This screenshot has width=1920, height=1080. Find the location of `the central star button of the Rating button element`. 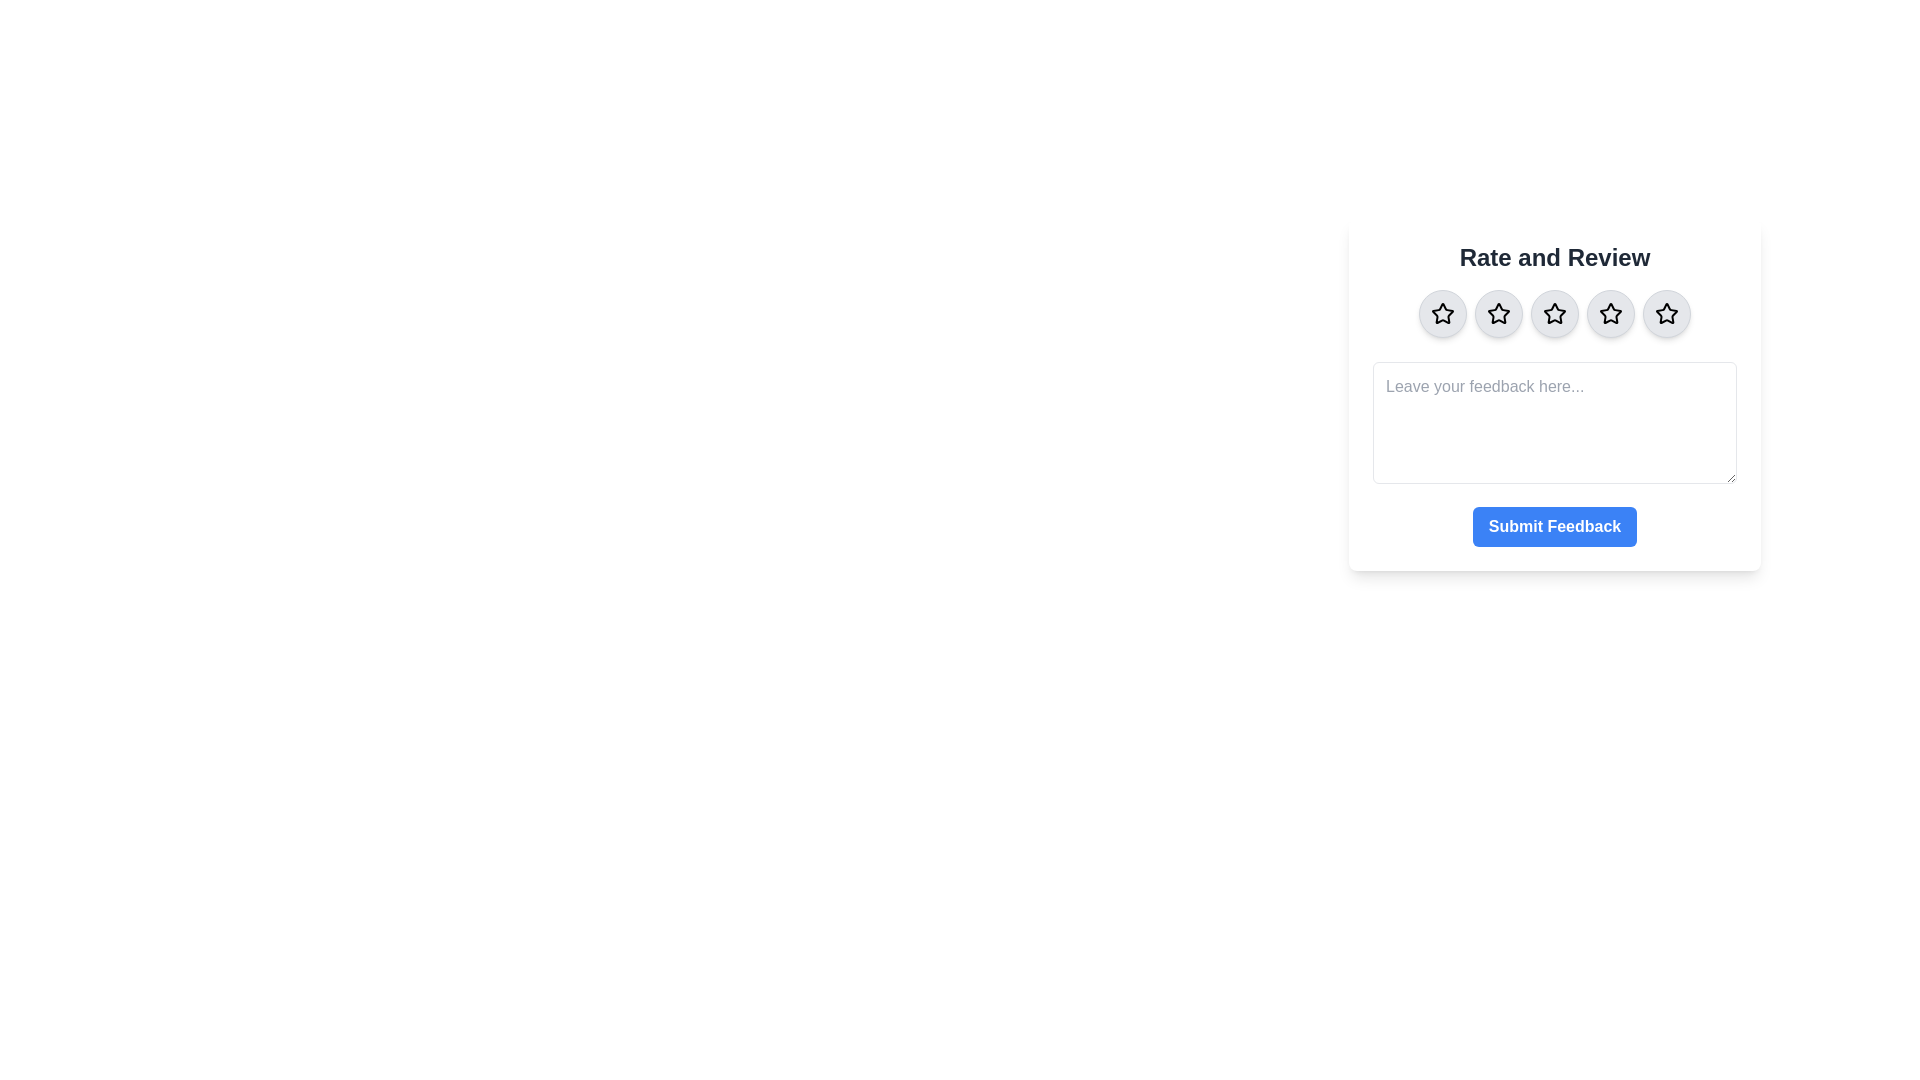

the central star button of the Rating button element is located at coordinates (1554, 313).